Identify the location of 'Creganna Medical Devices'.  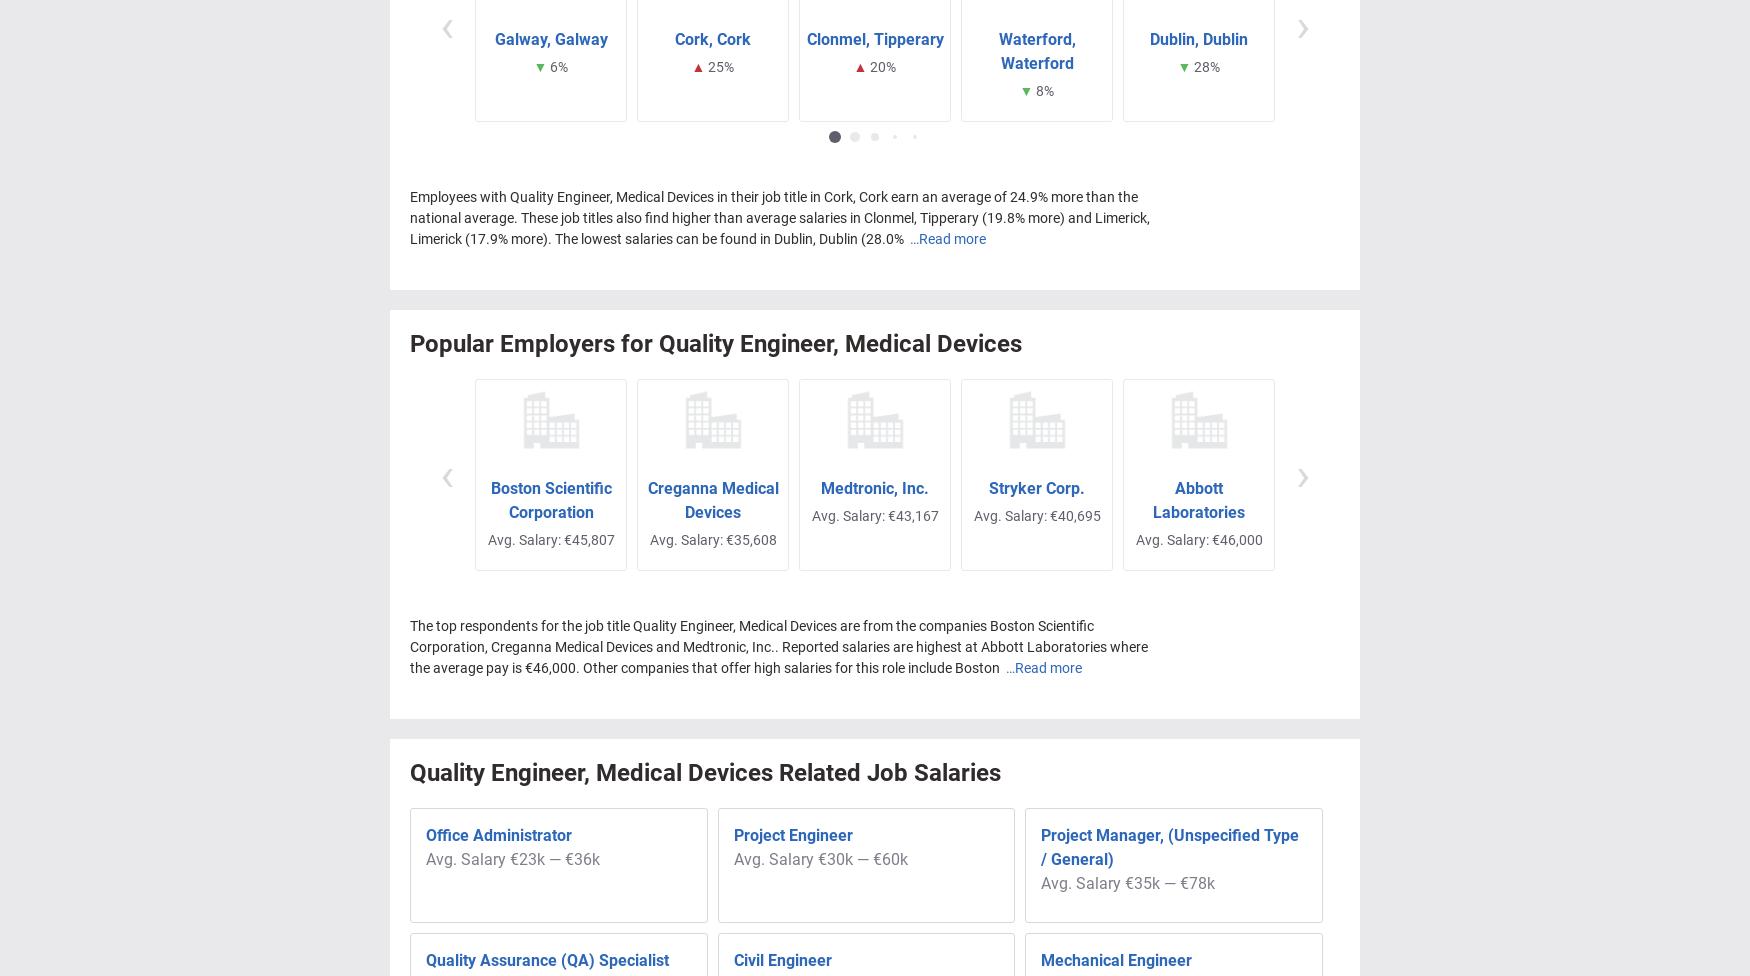
(712, 500).